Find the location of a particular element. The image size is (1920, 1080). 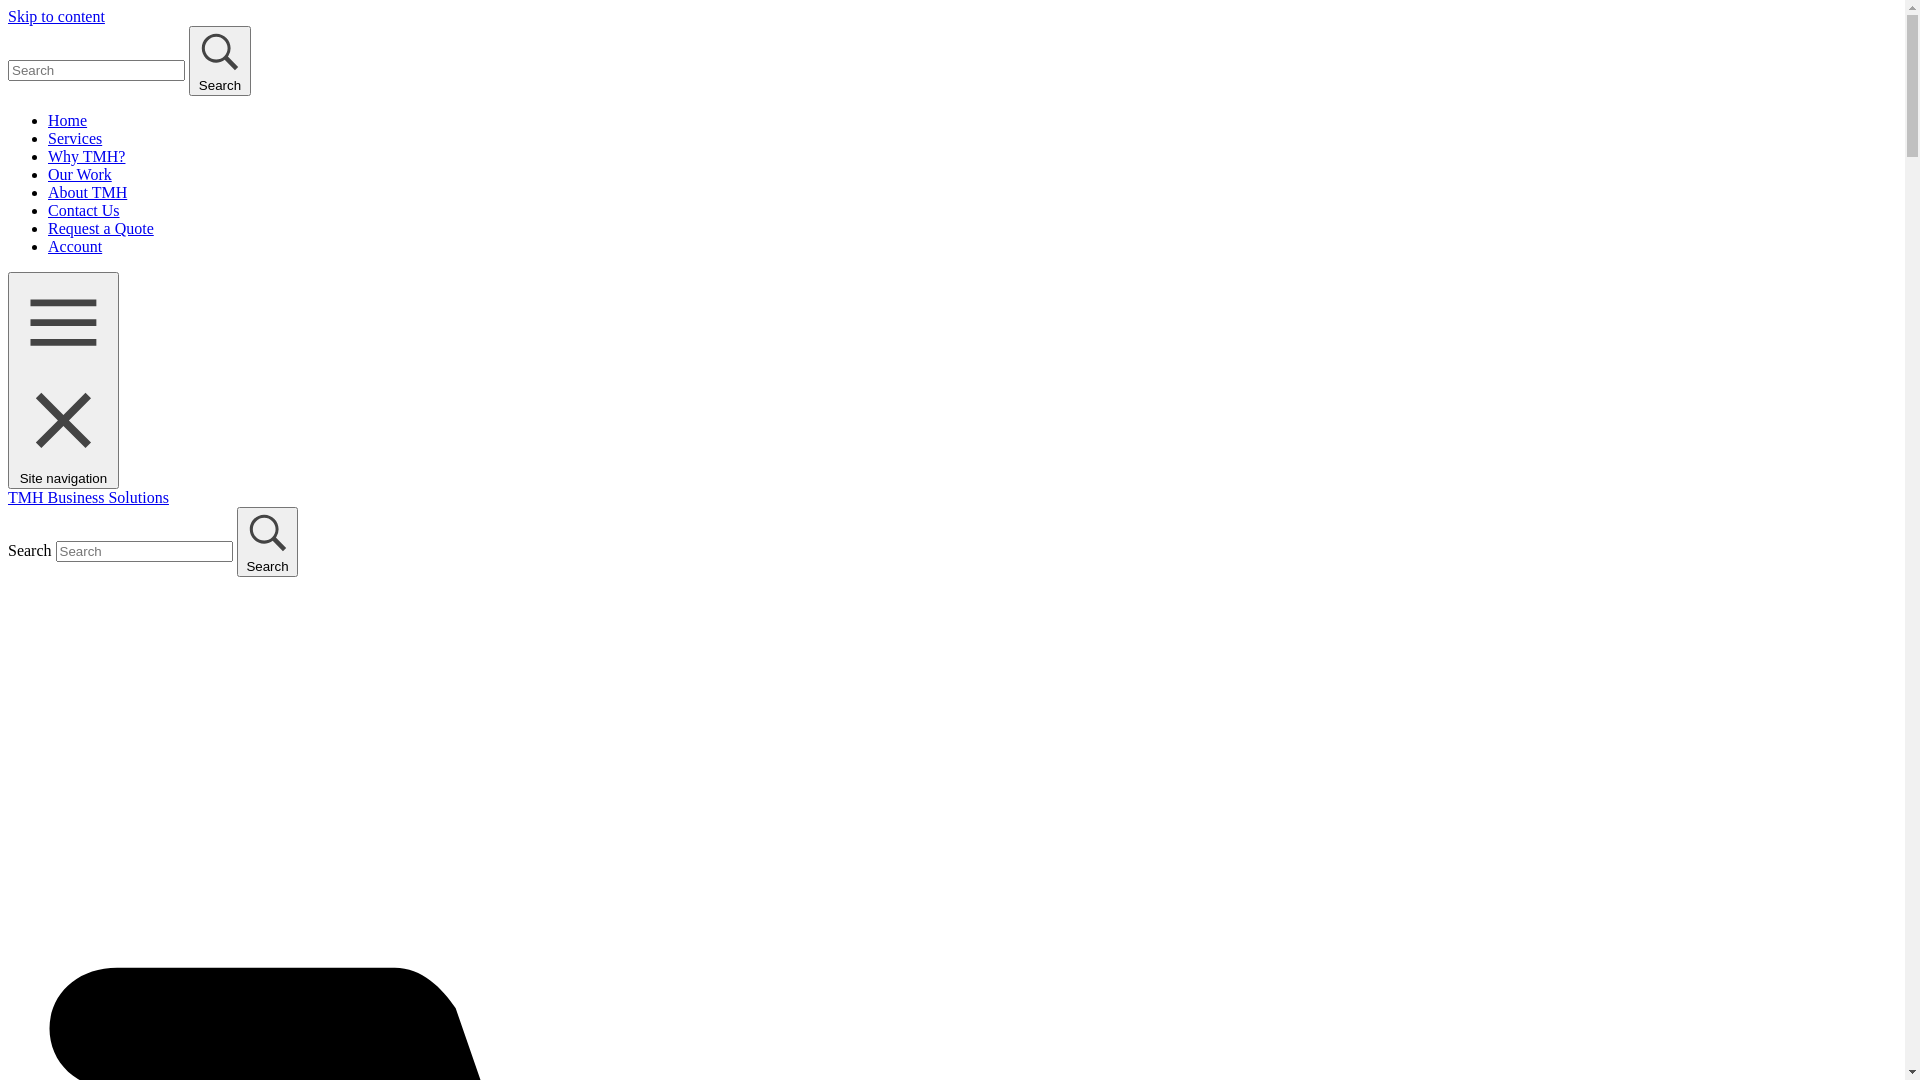

'Services' is located at coordinates (75, 137).